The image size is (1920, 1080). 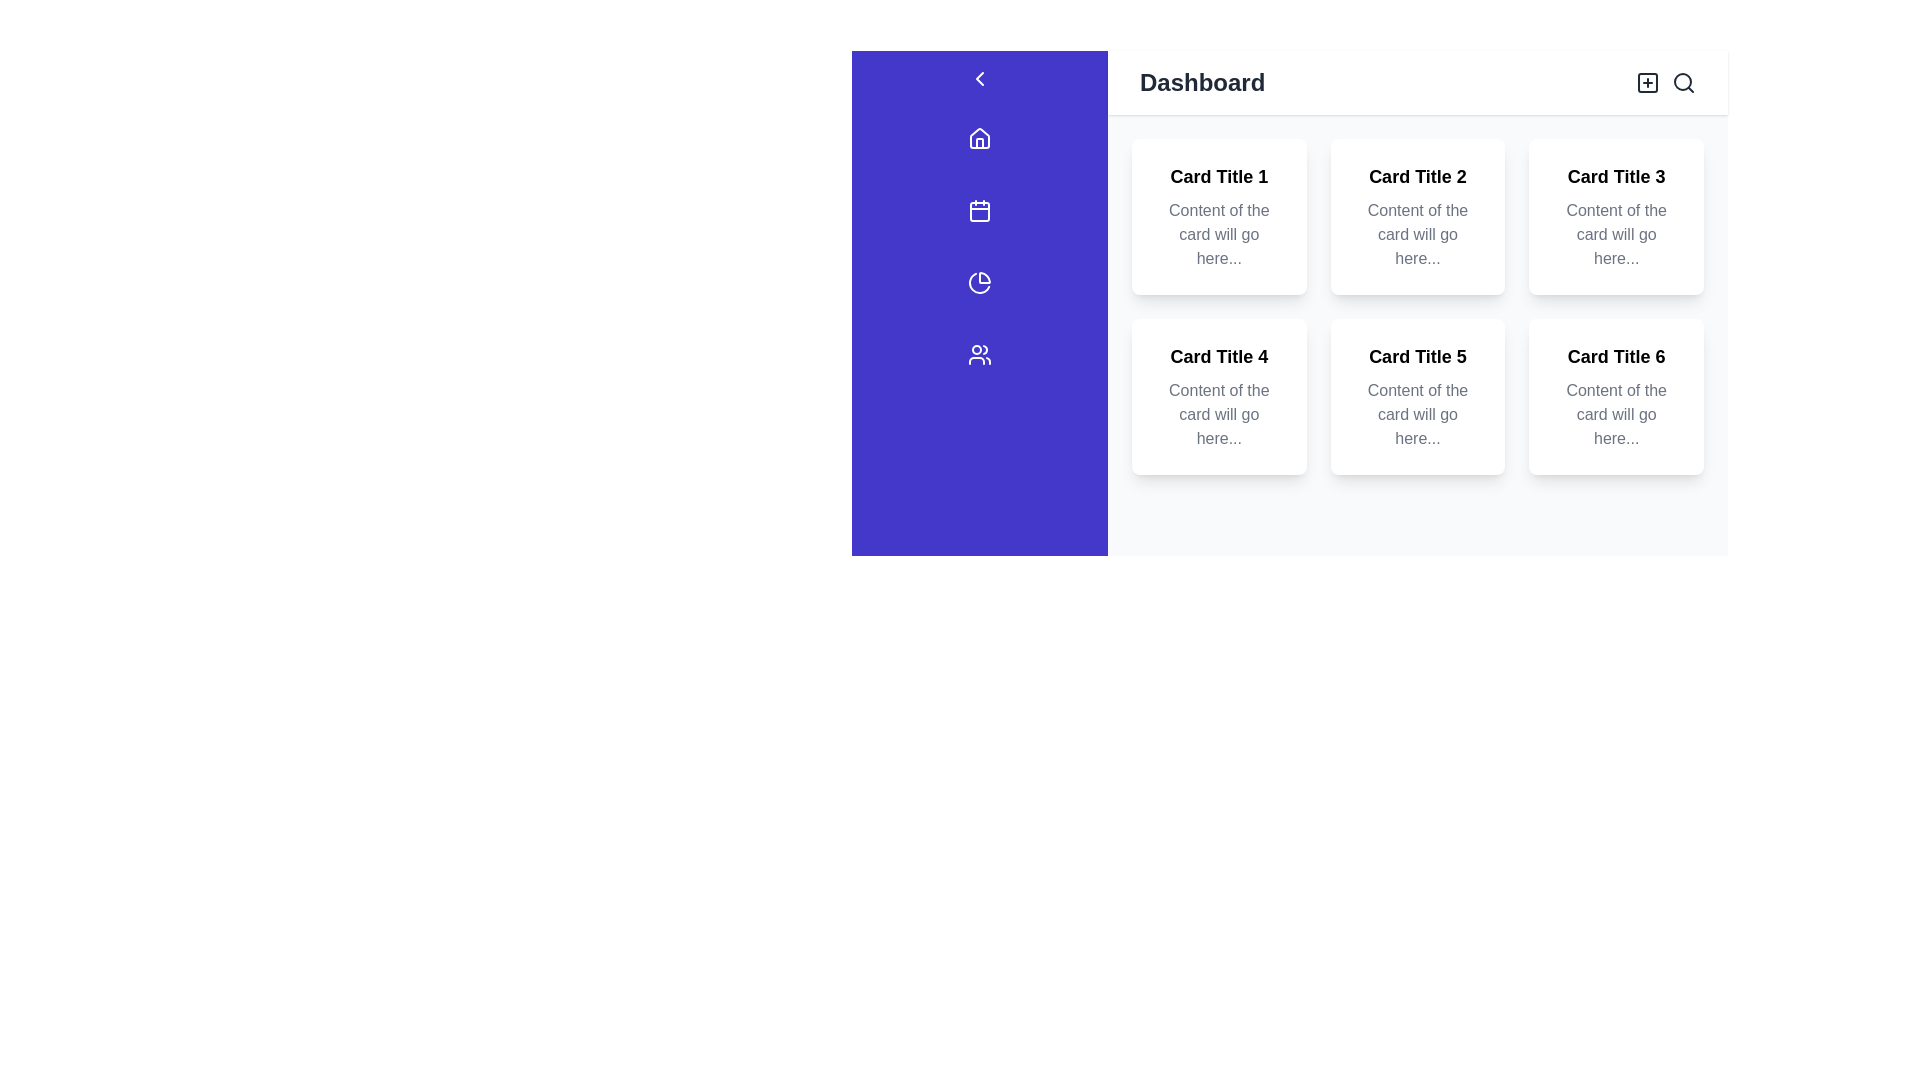 I want to click on the 'Add' button located in the top-right corner of the user interface, so click(x=1647, y=82).